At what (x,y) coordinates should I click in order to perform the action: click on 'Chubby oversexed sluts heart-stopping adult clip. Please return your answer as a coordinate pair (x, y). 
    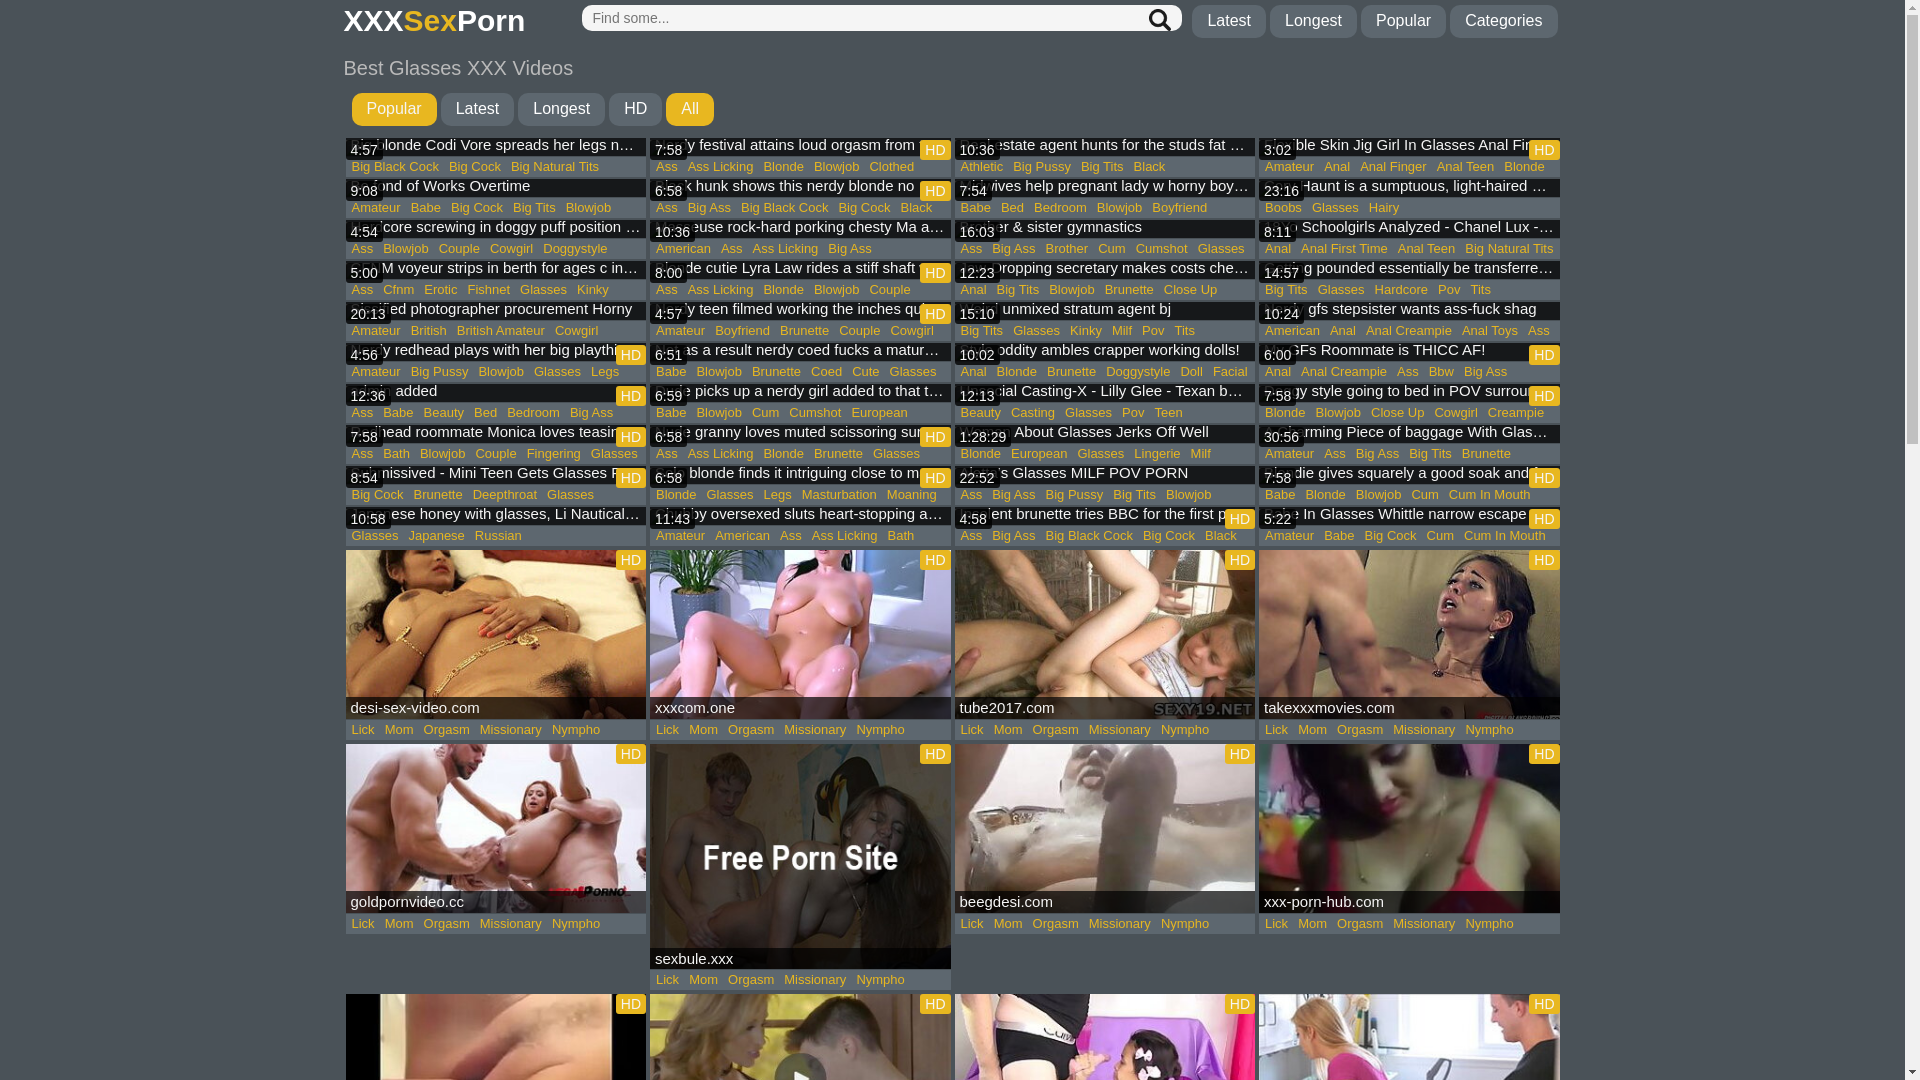
    Looking at the image, I should click on (800, 515).